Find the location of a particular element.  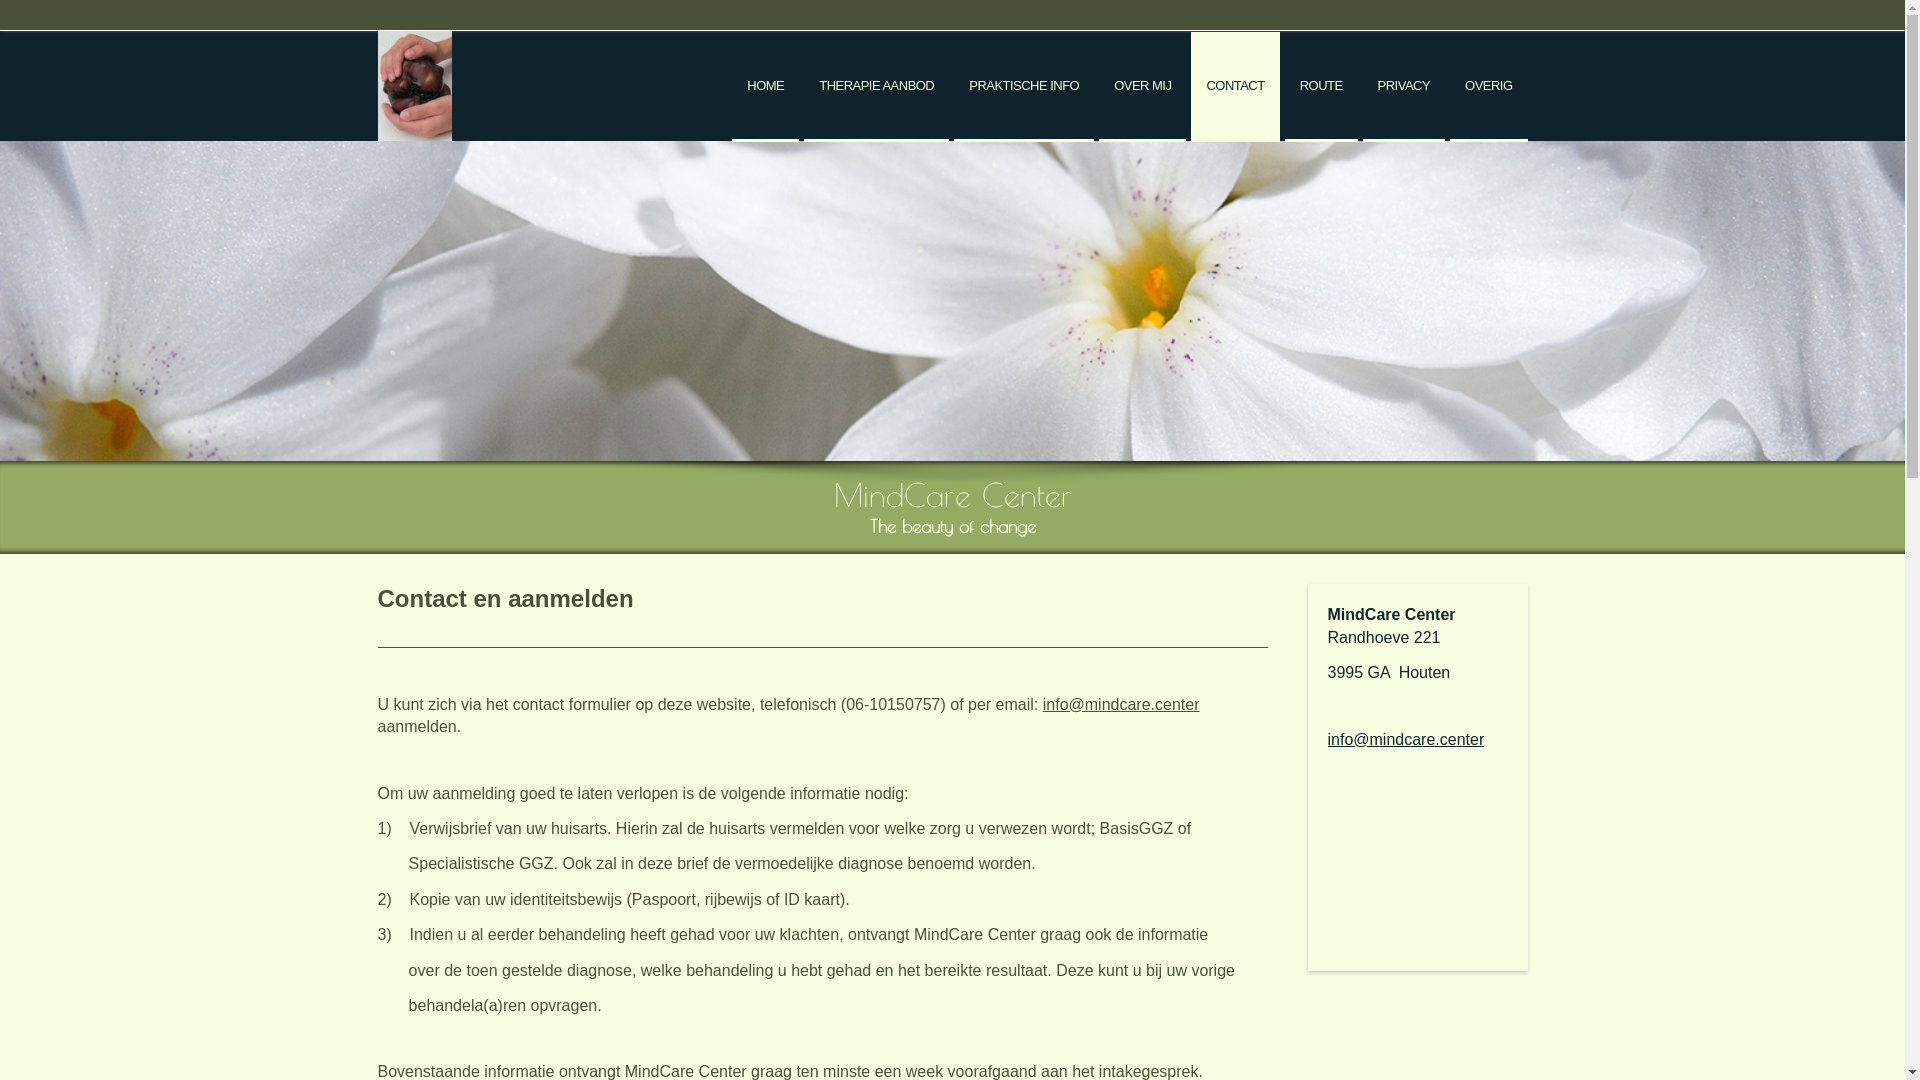

'OVERIG' is located at coordinates (1449, 86).